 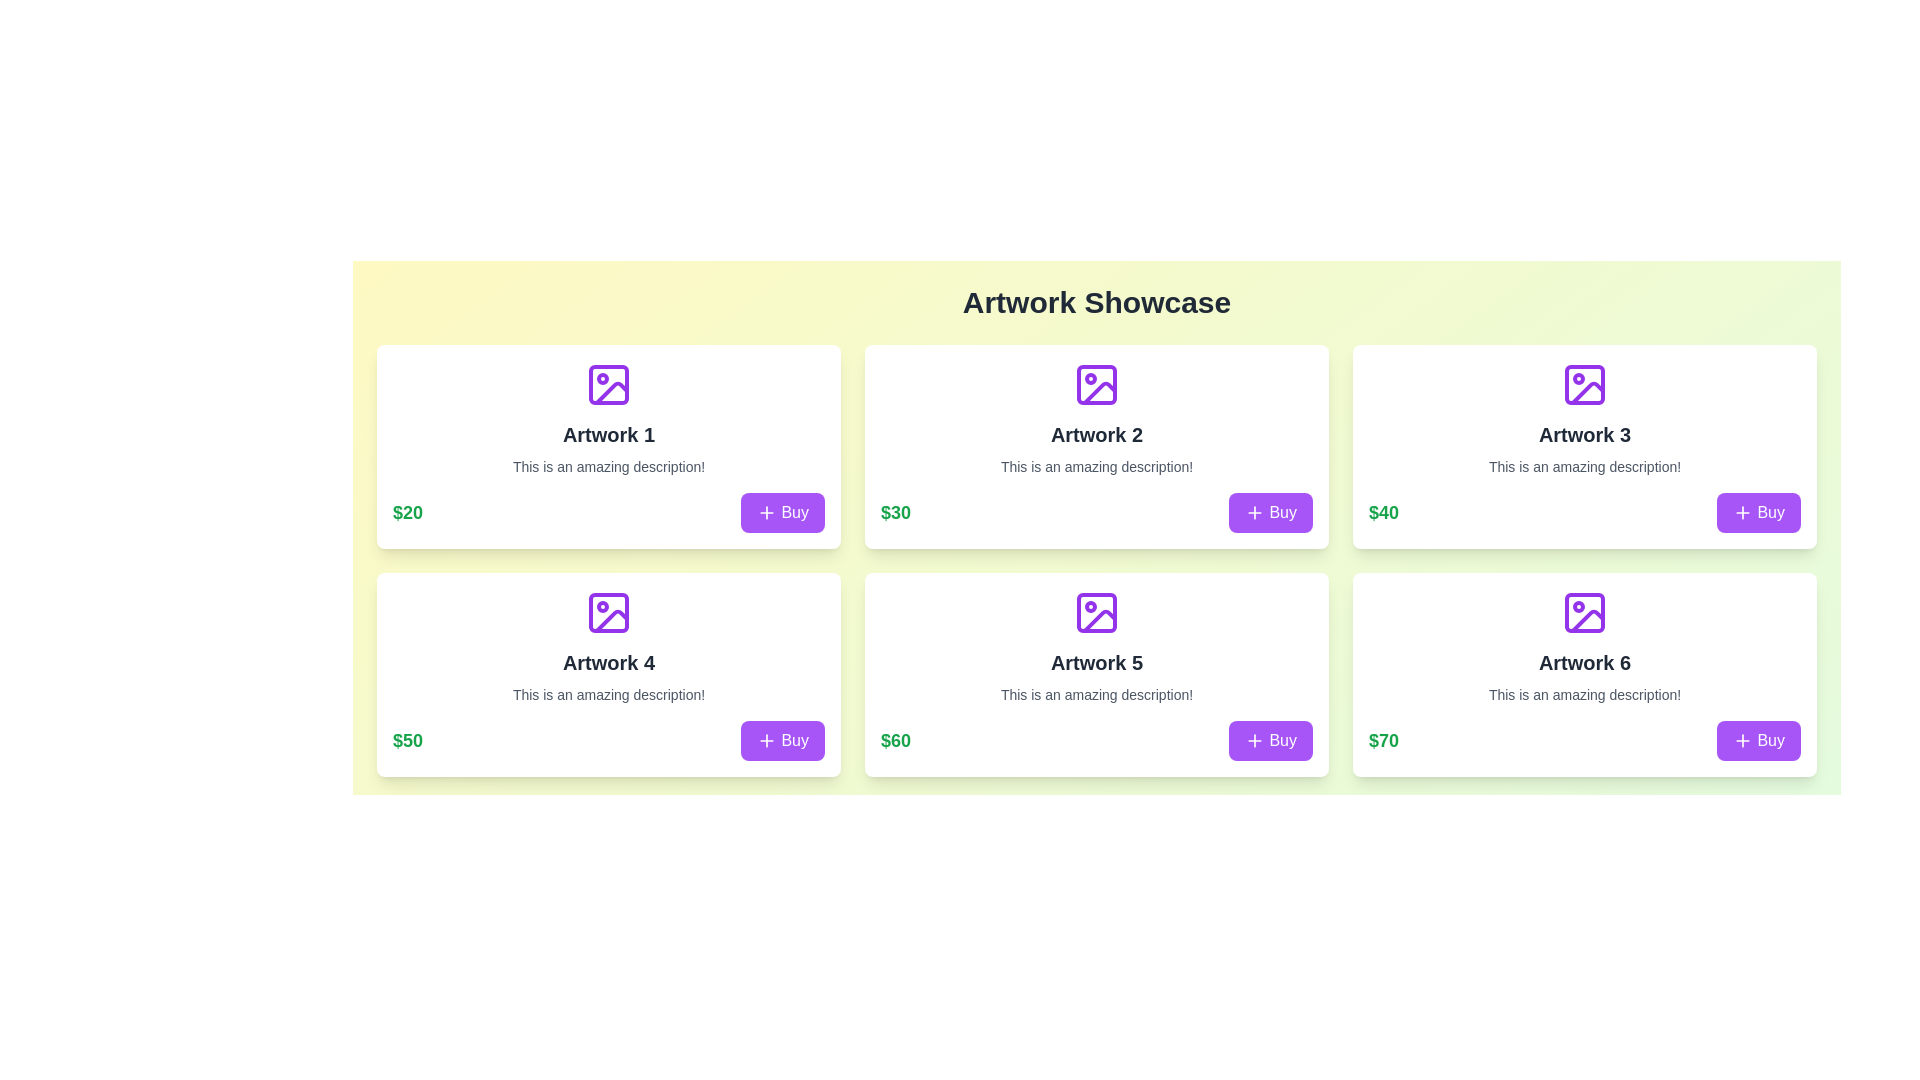 I want to click on descriptive text label for the 'Artwork 3' item, located in the central card of the second row, positioned between the title and the price and 'Buy' button, so click(x=1583, y=466).